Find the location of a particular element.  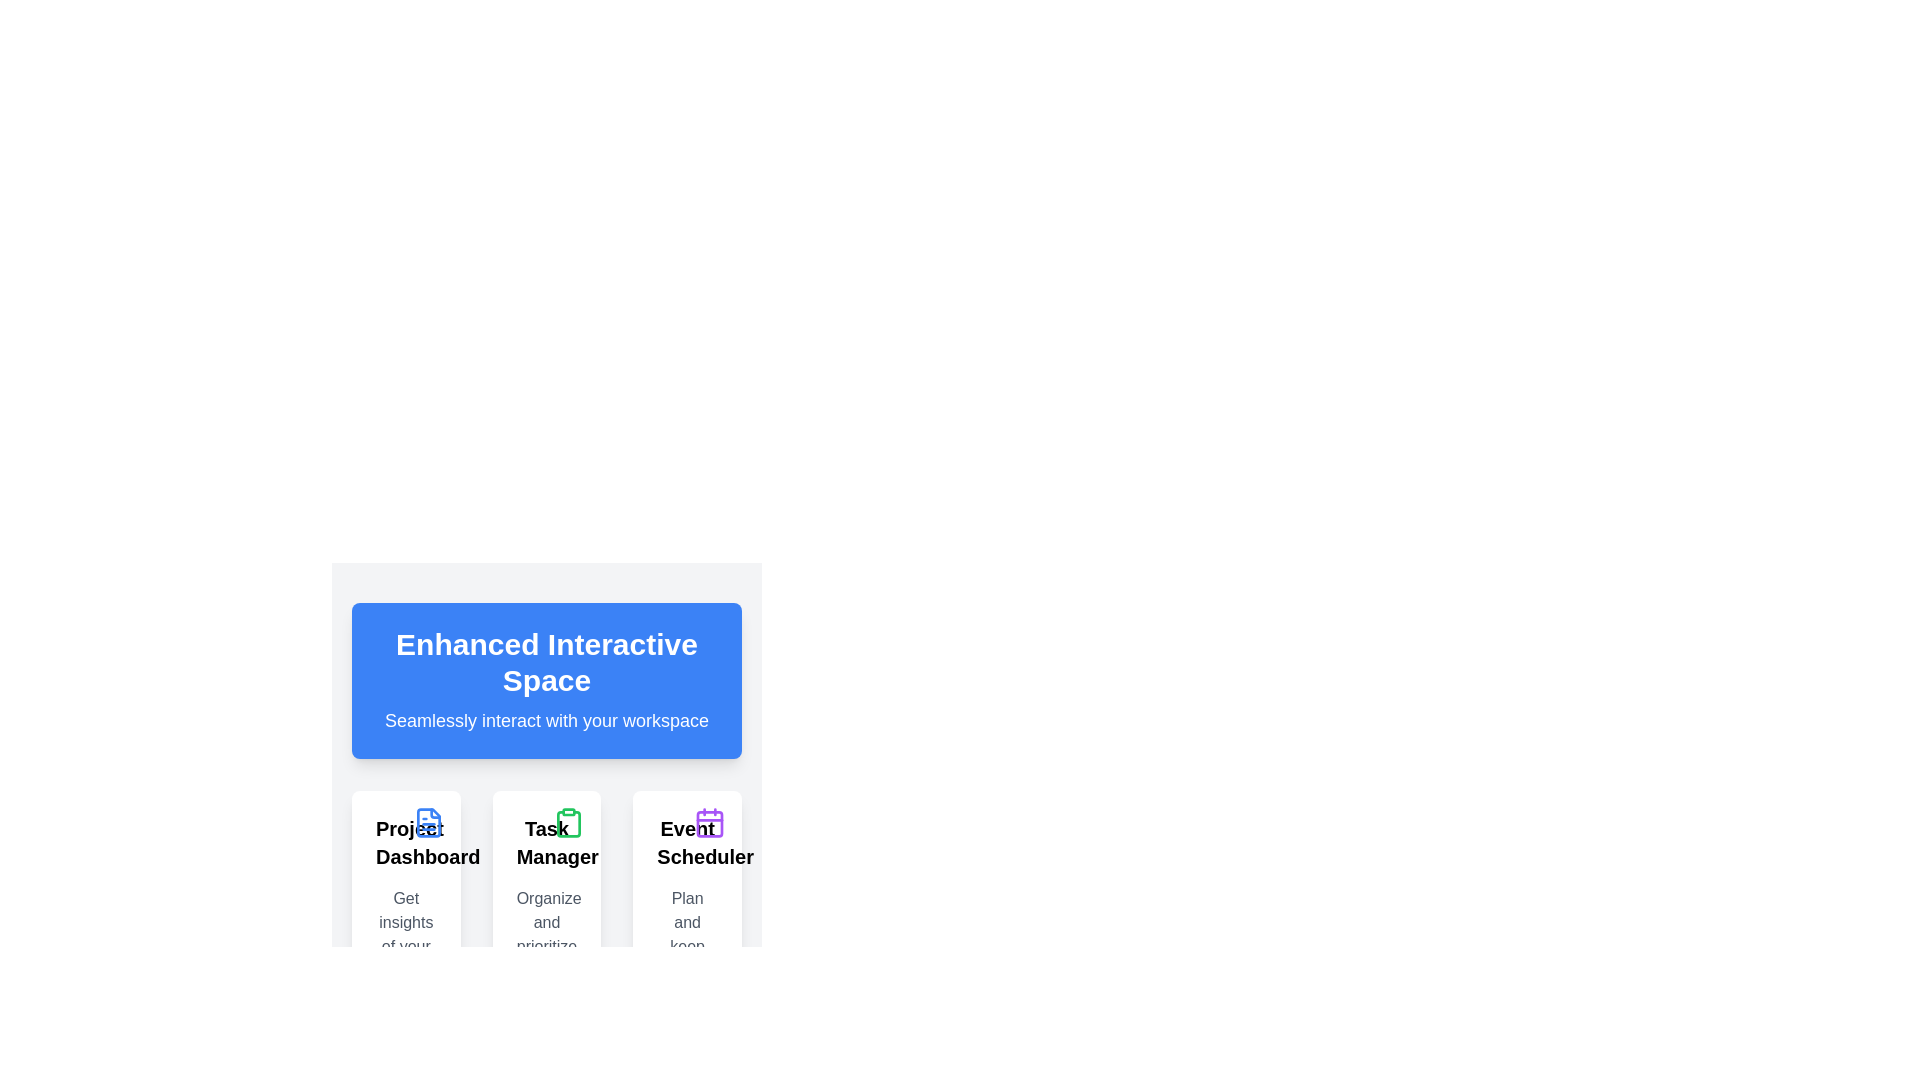

'Event Scheduler' text label, which is prominently displayed in bold at the upper-center of the event scheduling card located in the bottom-right section is located at coordinates (687, 843).